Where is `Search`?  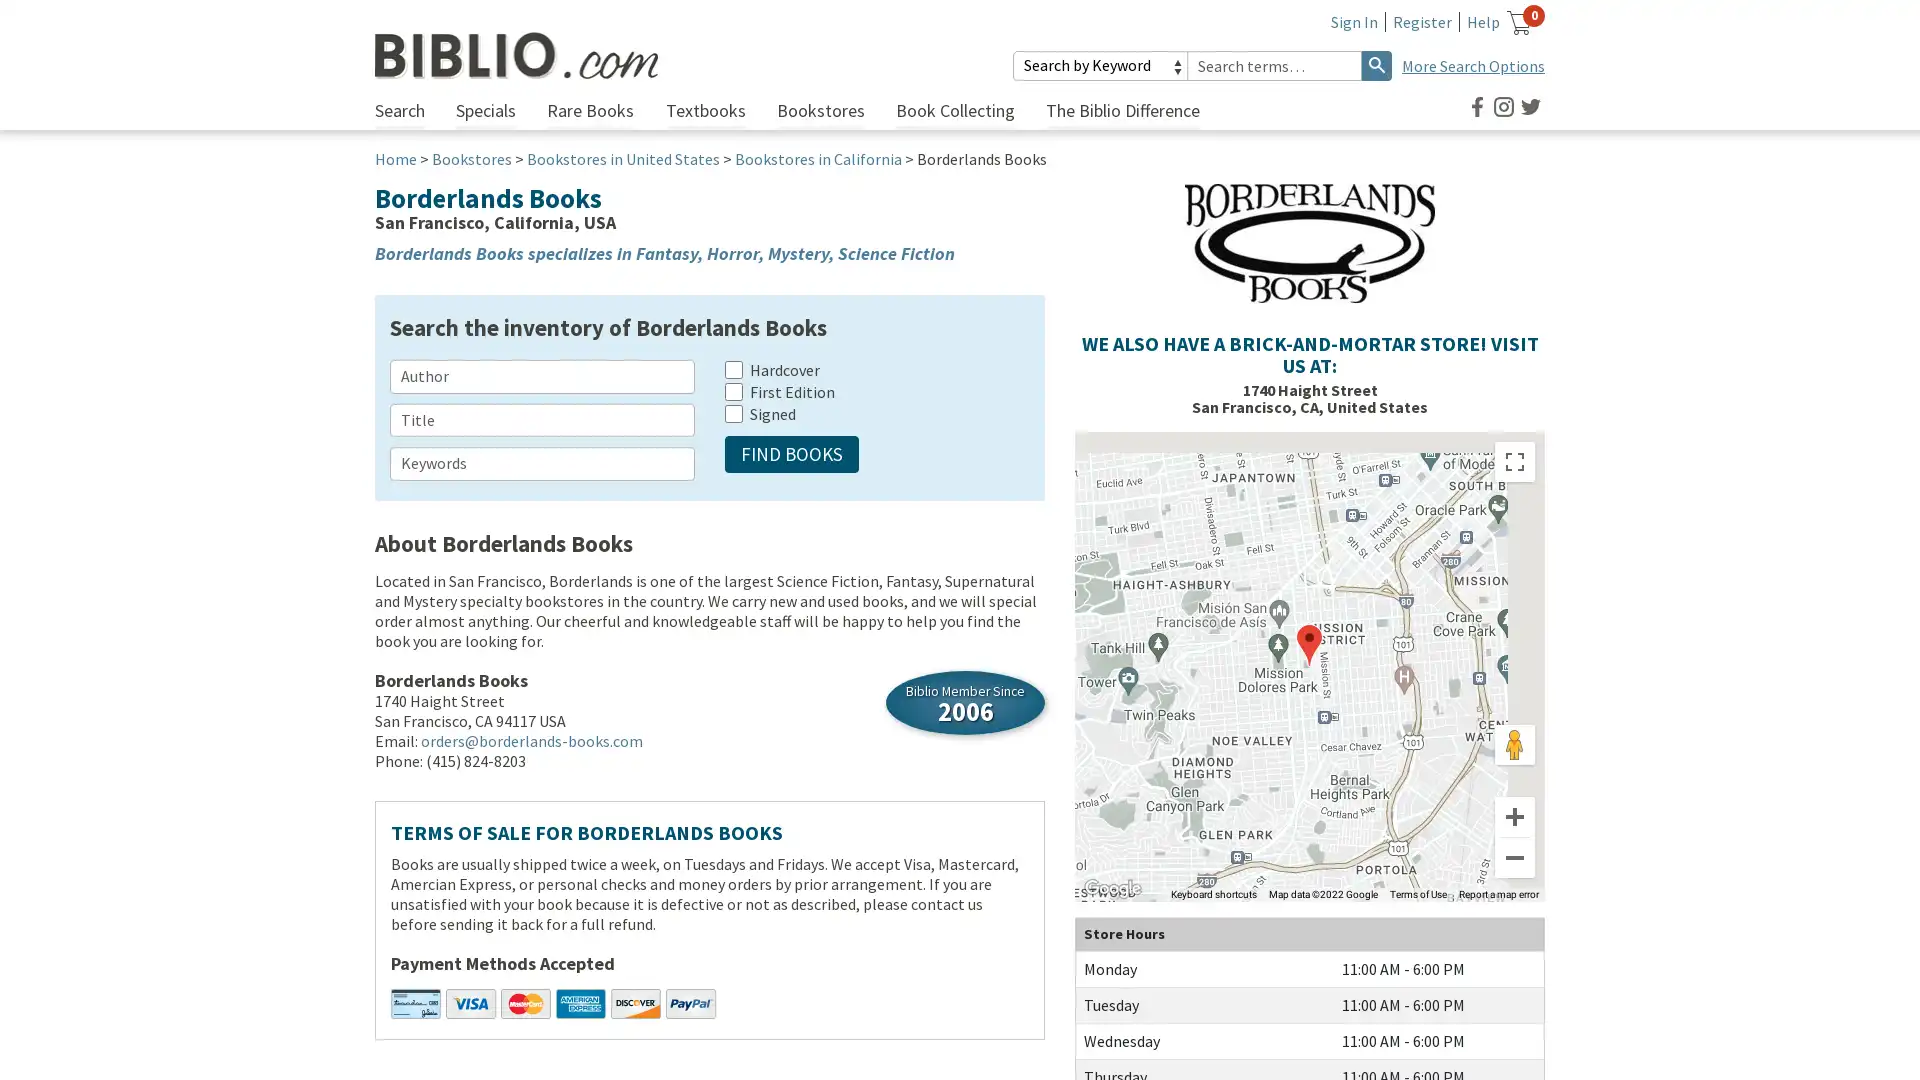 Search is located at coordinates (1376, 64).